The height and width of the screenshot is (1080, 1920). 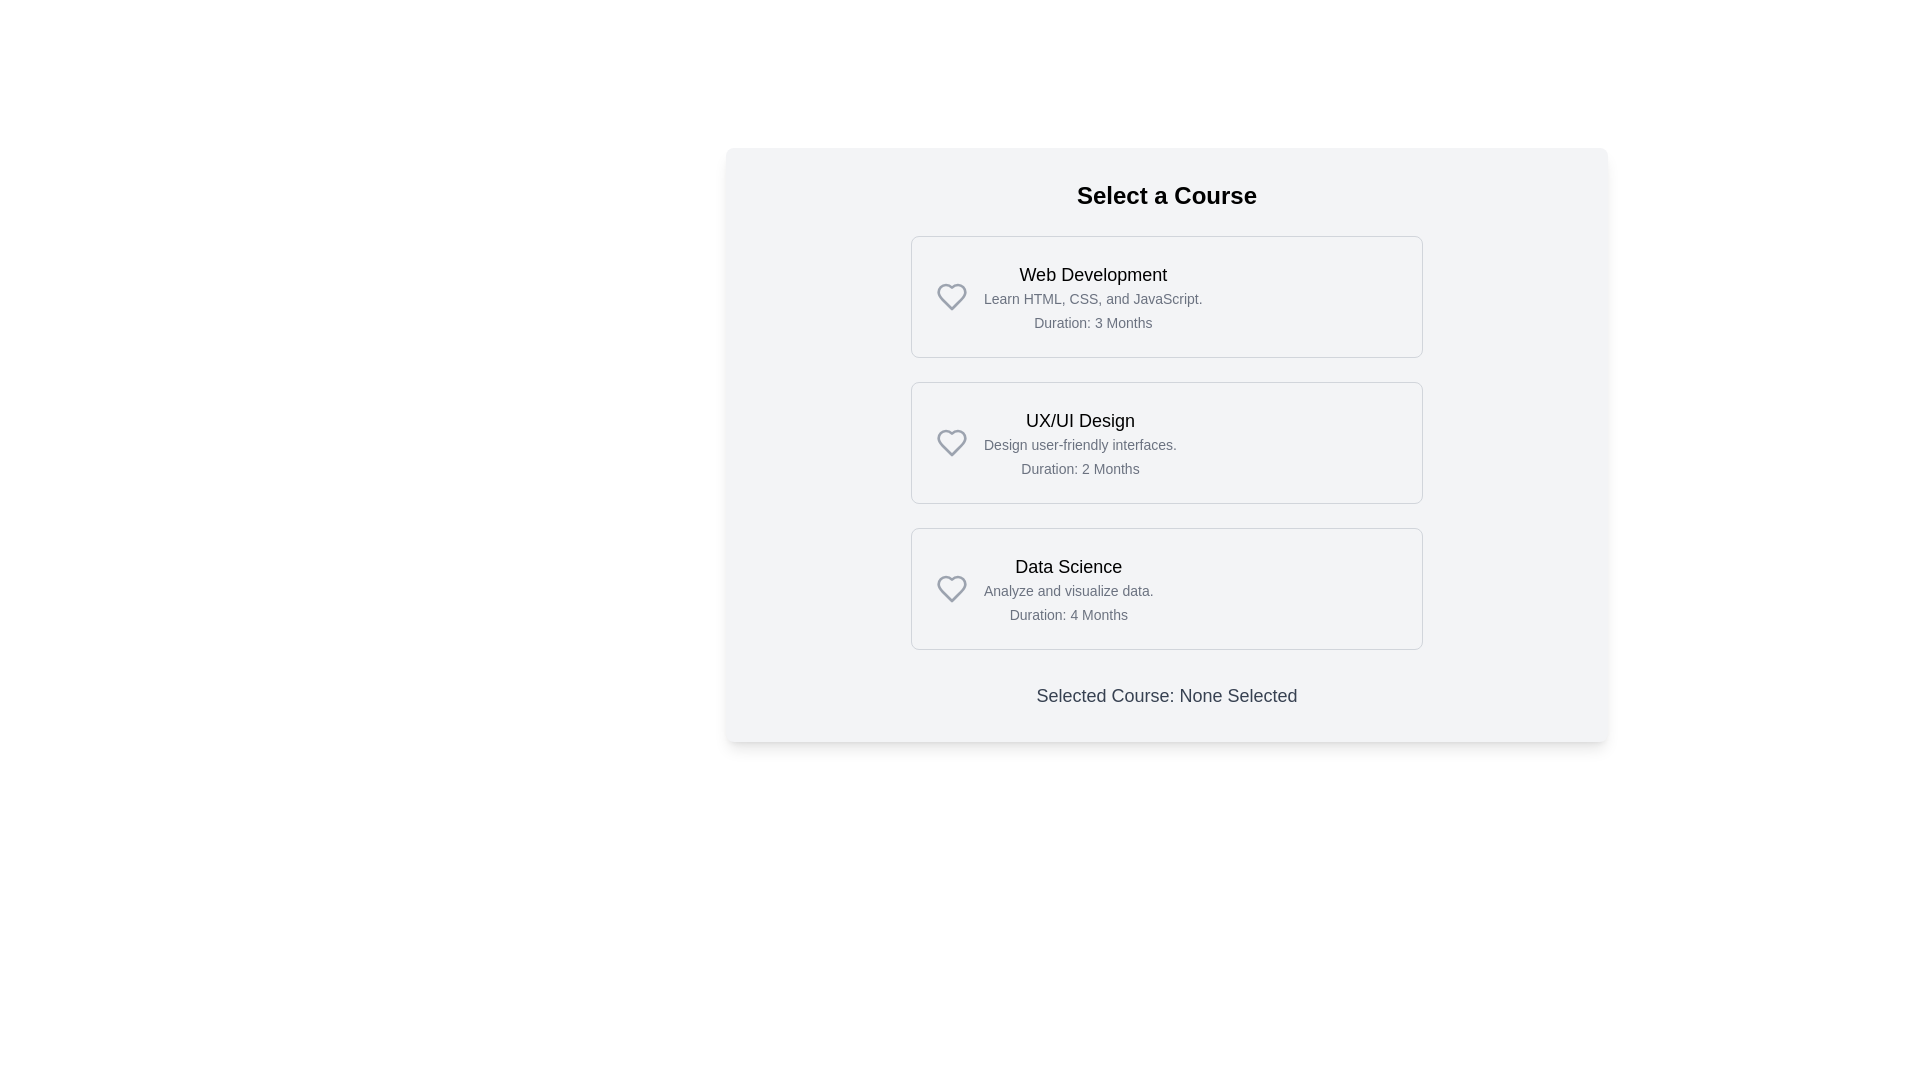 I want to click on text label that displays 'Analyze and visualize data.' which is positioned between 'Data Science' and 'Duration: 4 Months', so click(x=1067, y=589).